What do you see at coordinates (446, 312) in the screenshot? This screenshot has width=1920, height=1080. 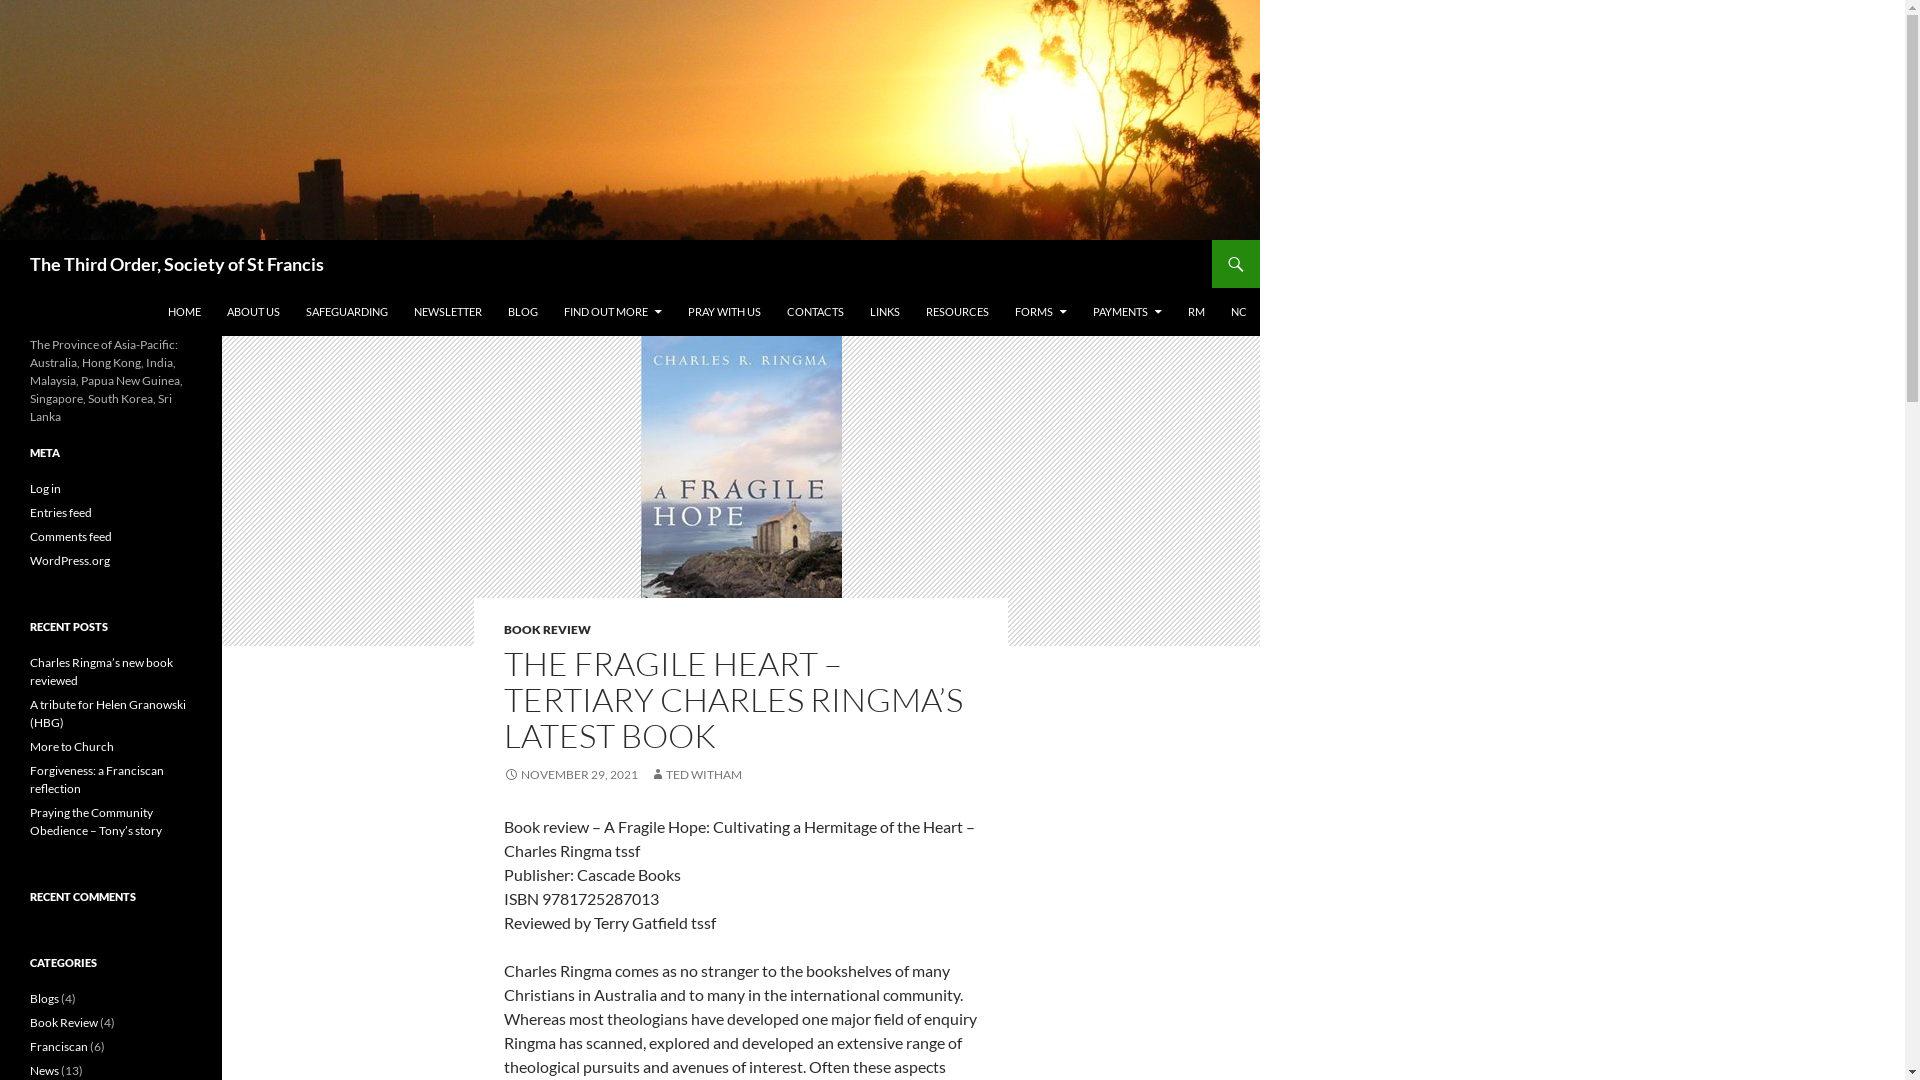 I see `'NEWSLETTER'` at bounding box center [446, 312].